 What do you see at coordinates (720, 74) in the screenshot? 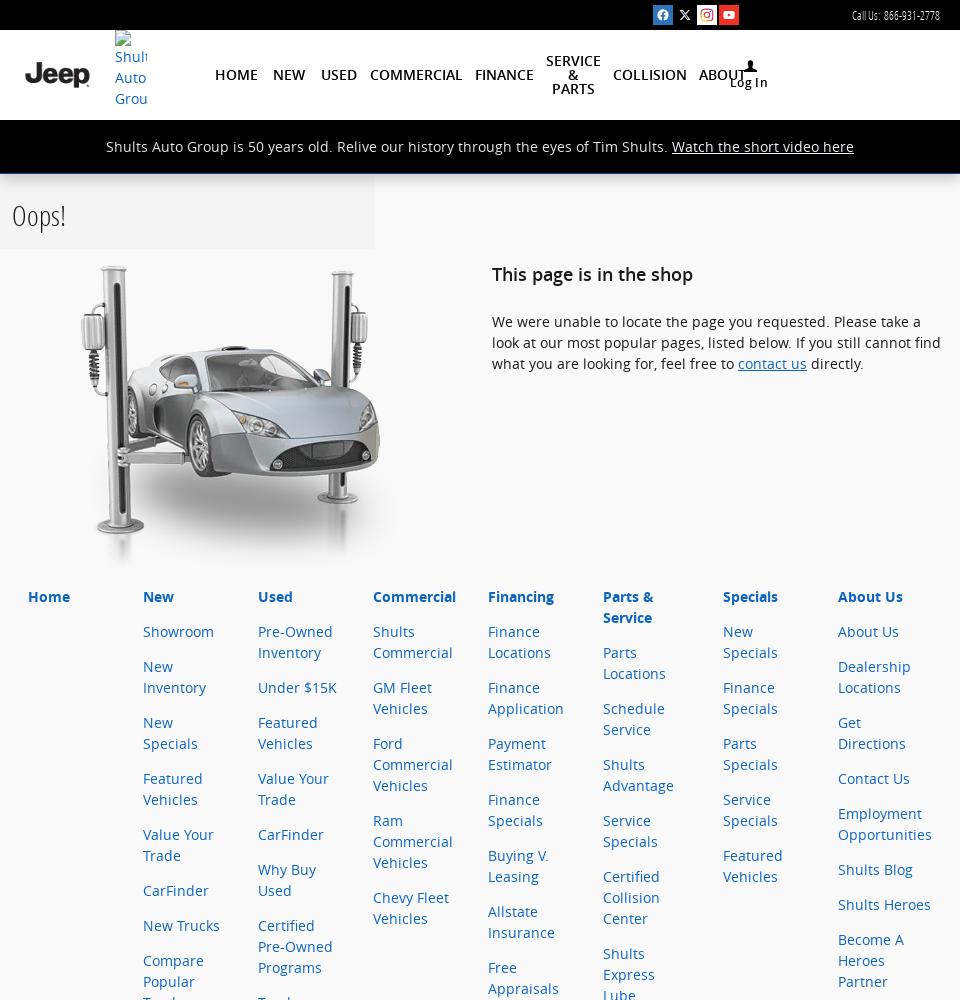
I see `'ABOUT'` at bounding box center [720, 74].